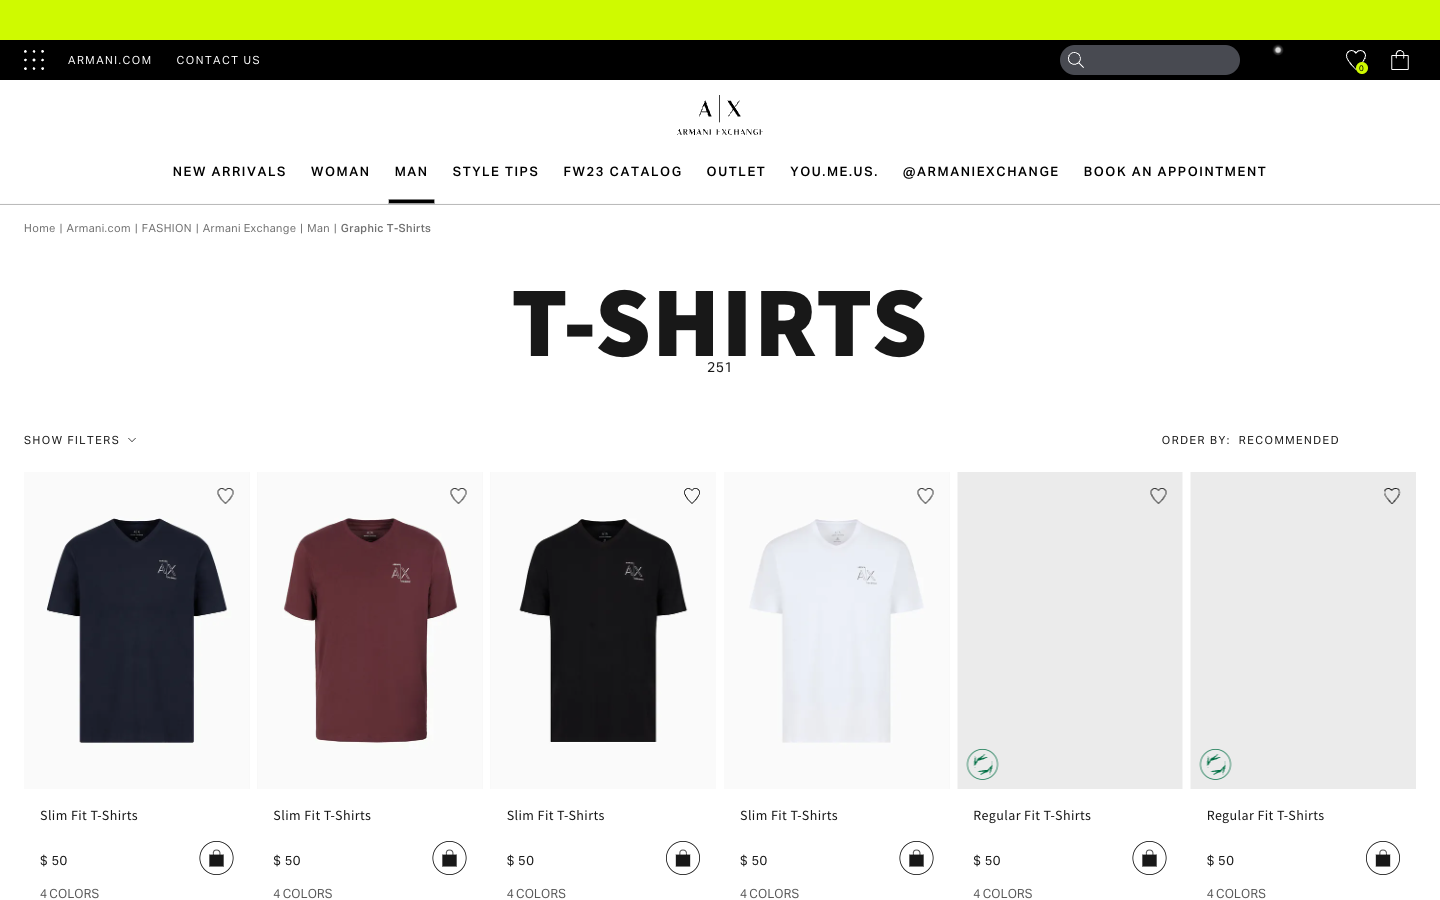  I want to click on the Graphic T-shirts section using the menu bar, so click(385, 226).